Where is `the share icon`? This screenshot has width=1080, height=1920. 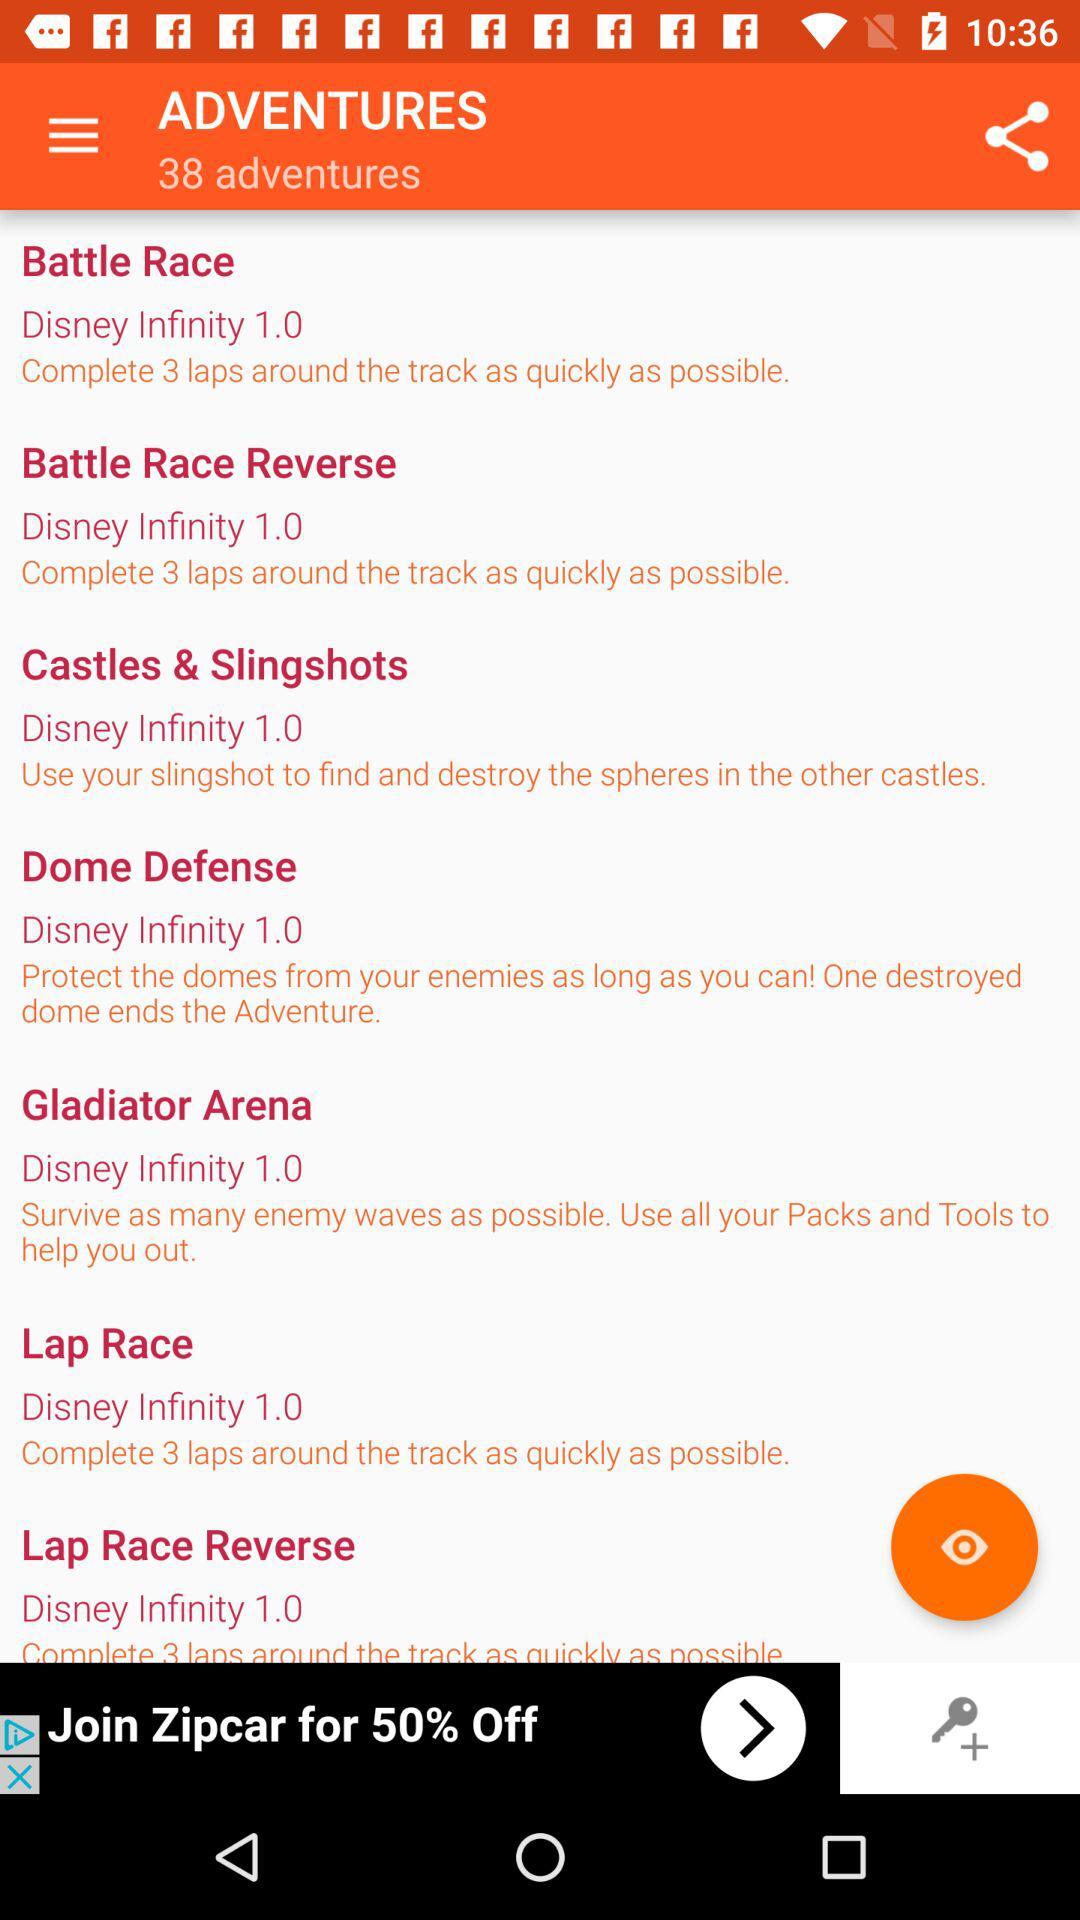 the share icon is located at coordinates (1017, 136).